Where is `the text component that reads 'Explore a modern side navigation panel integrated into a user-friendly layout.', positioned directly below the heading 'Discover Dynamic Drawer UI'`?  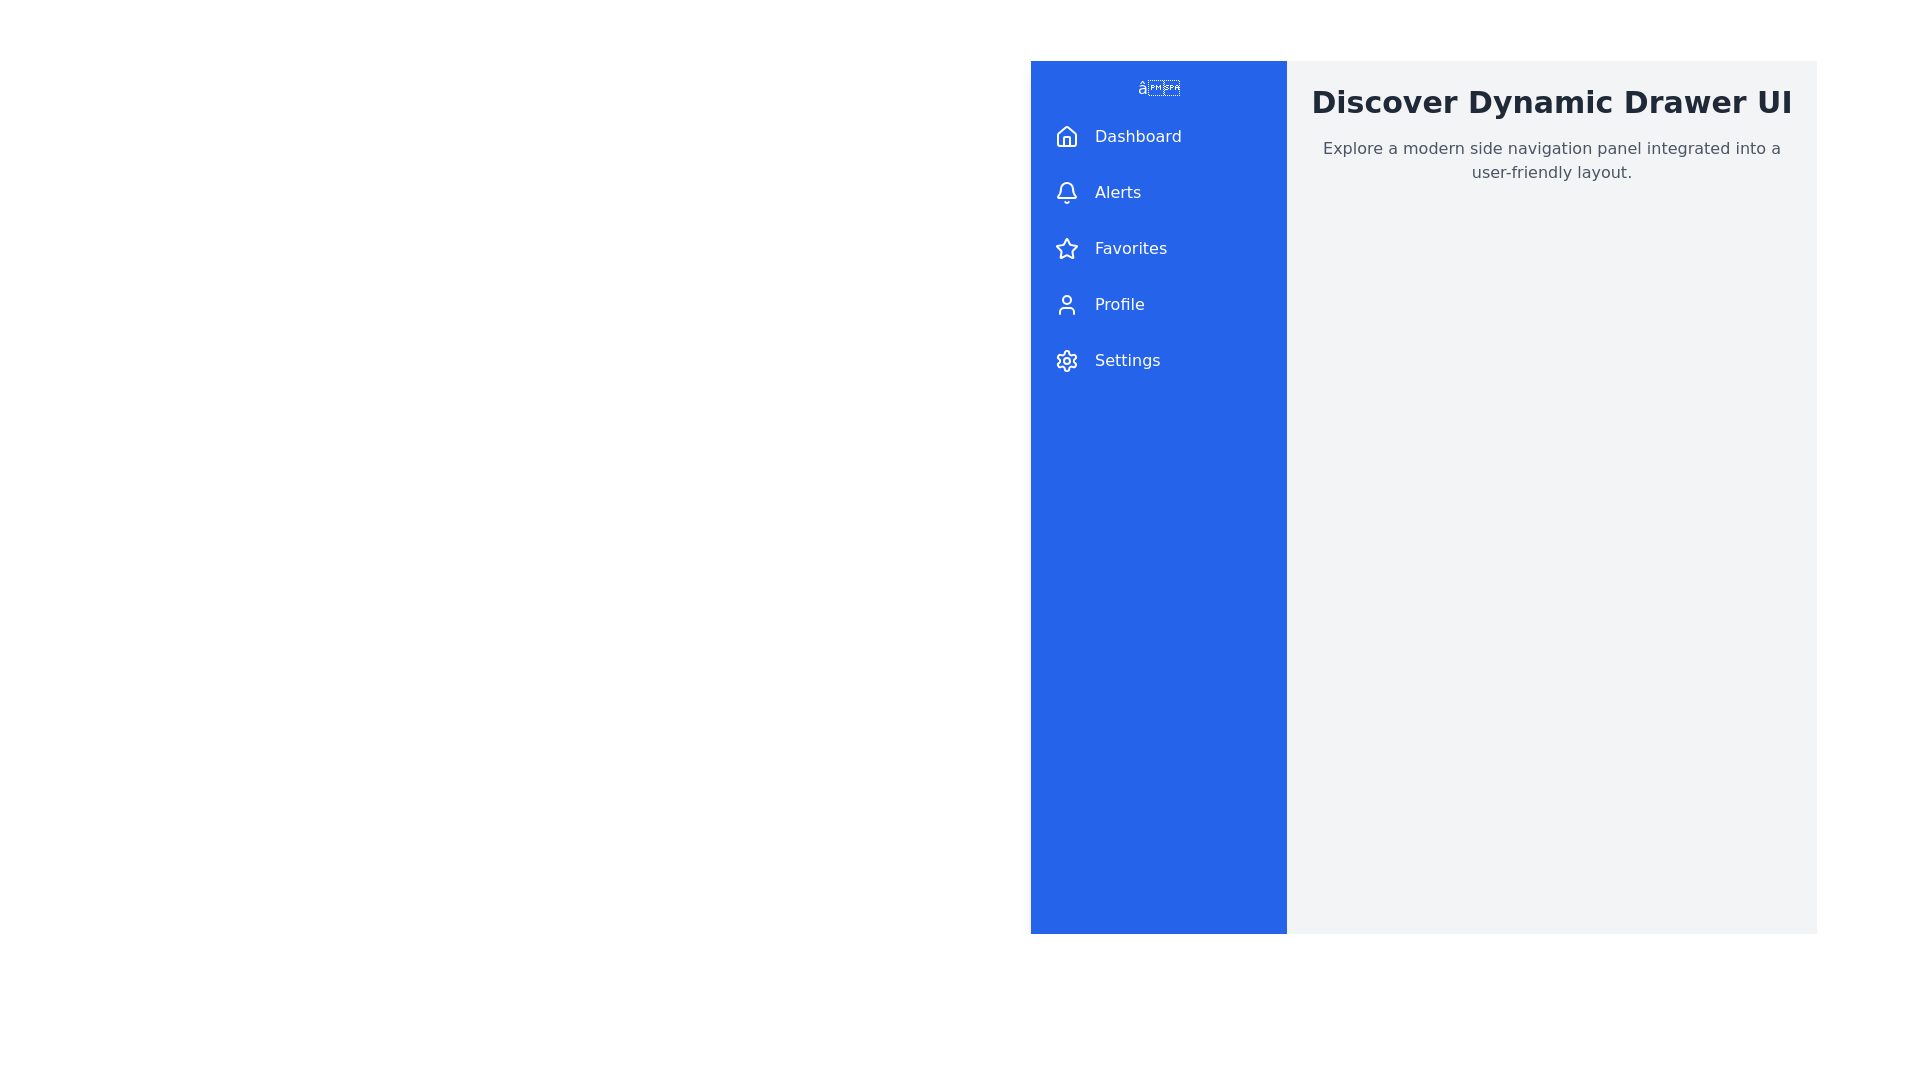
the text component that reads 'Explore a modern side navigation panel integrated into a user-friendly layout.', positioned directly below the heading 'Discover Dynamic Drawer UI' is located at coordinates (1550, 160).